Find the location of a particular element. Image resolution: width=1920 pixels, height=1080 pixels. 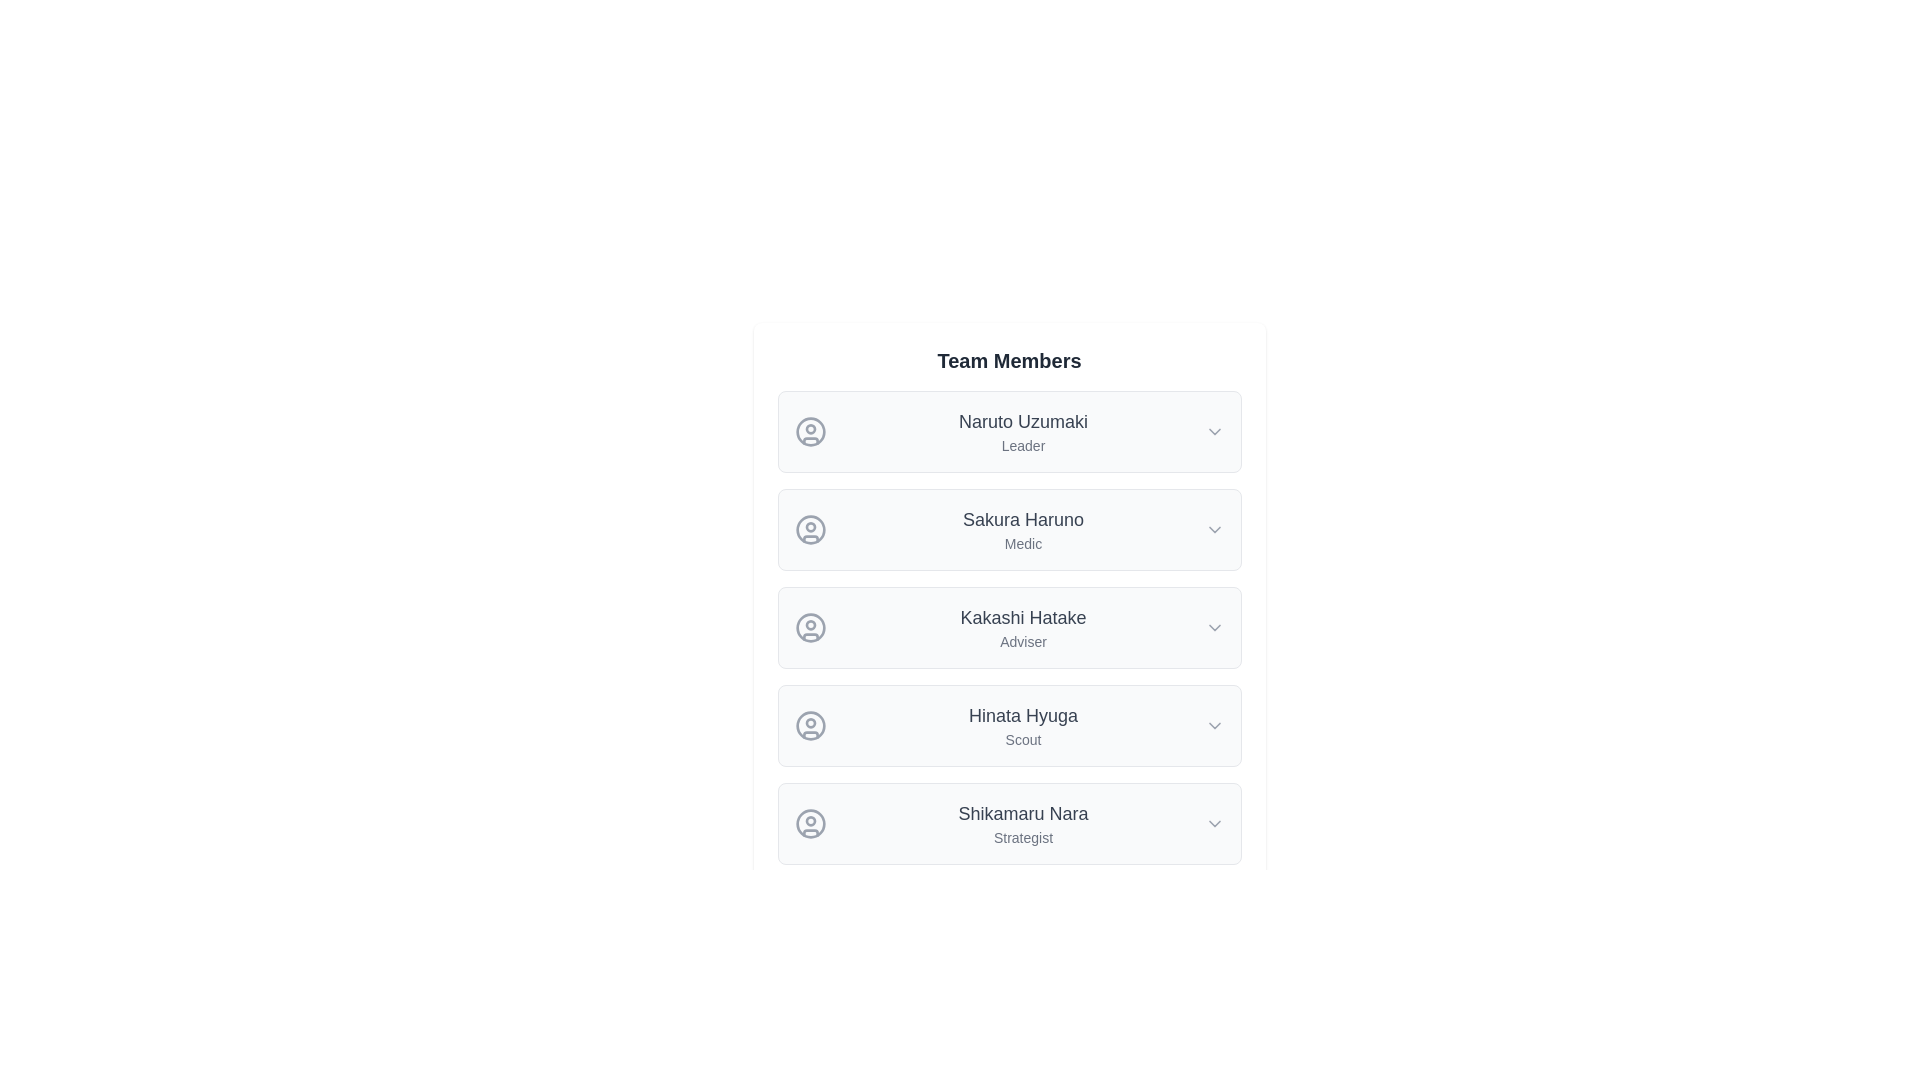

the SVG Circle representing the user profile icon for 'Hinata Hyuga Scout' is located at coordinates (810, 725).